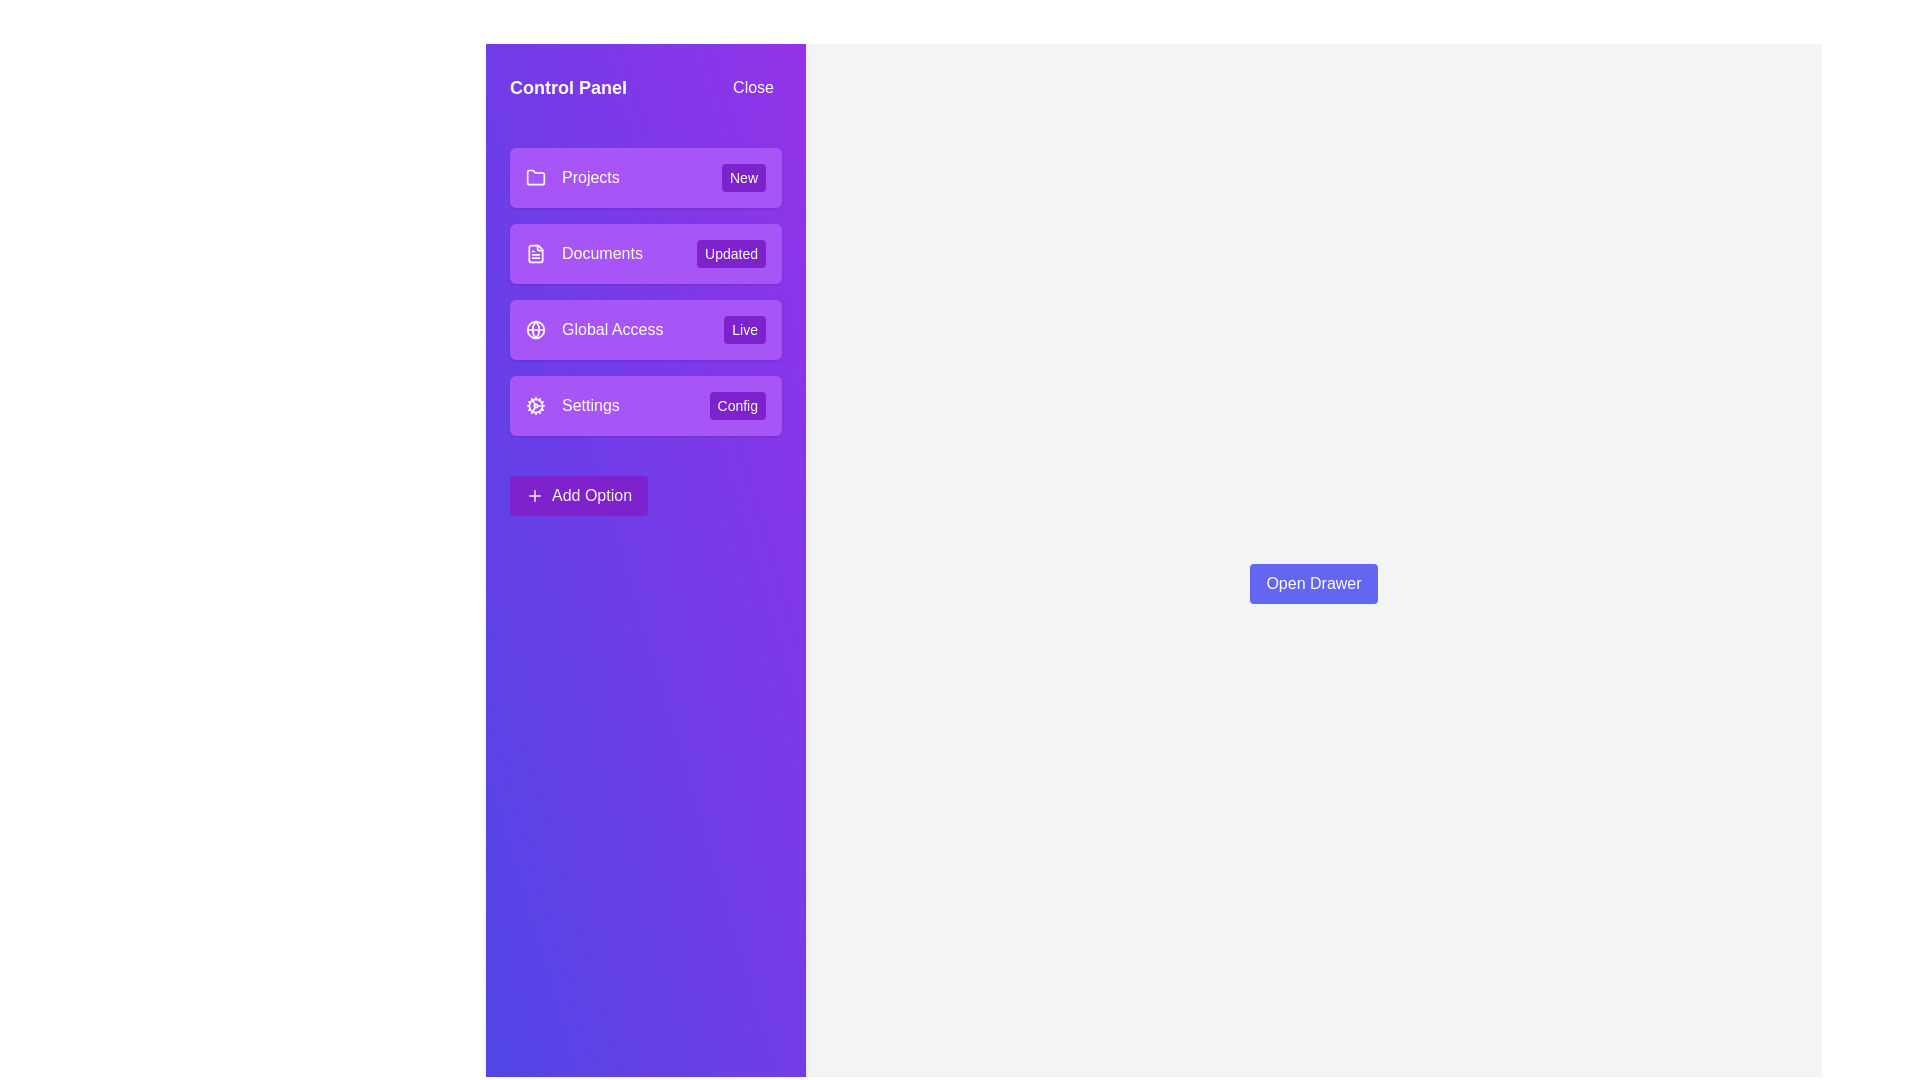 The height and width of the screenshot is (1080, 1920). What do you see at coordinates (646, 329) in the screenshot?
I see `the menu item with the title Global Access` at bounding box center [646, 329].